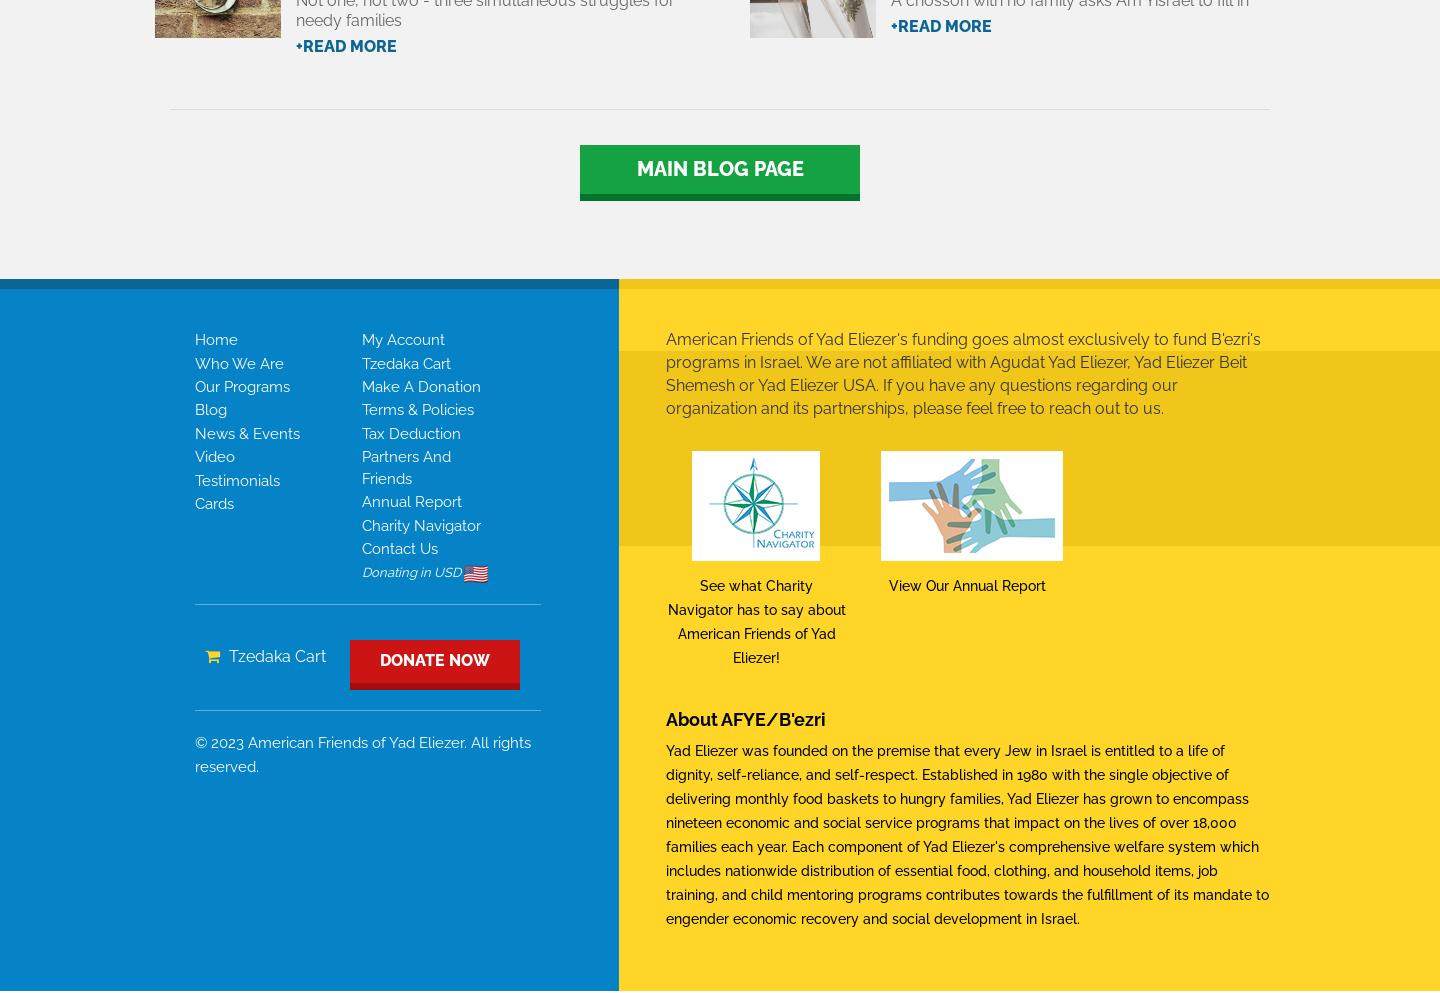 This screenshot has width=1440, height=993. Describe the element at coordinates (419, 385) in the screenshot. I see `'Make a Donation'` at that location.